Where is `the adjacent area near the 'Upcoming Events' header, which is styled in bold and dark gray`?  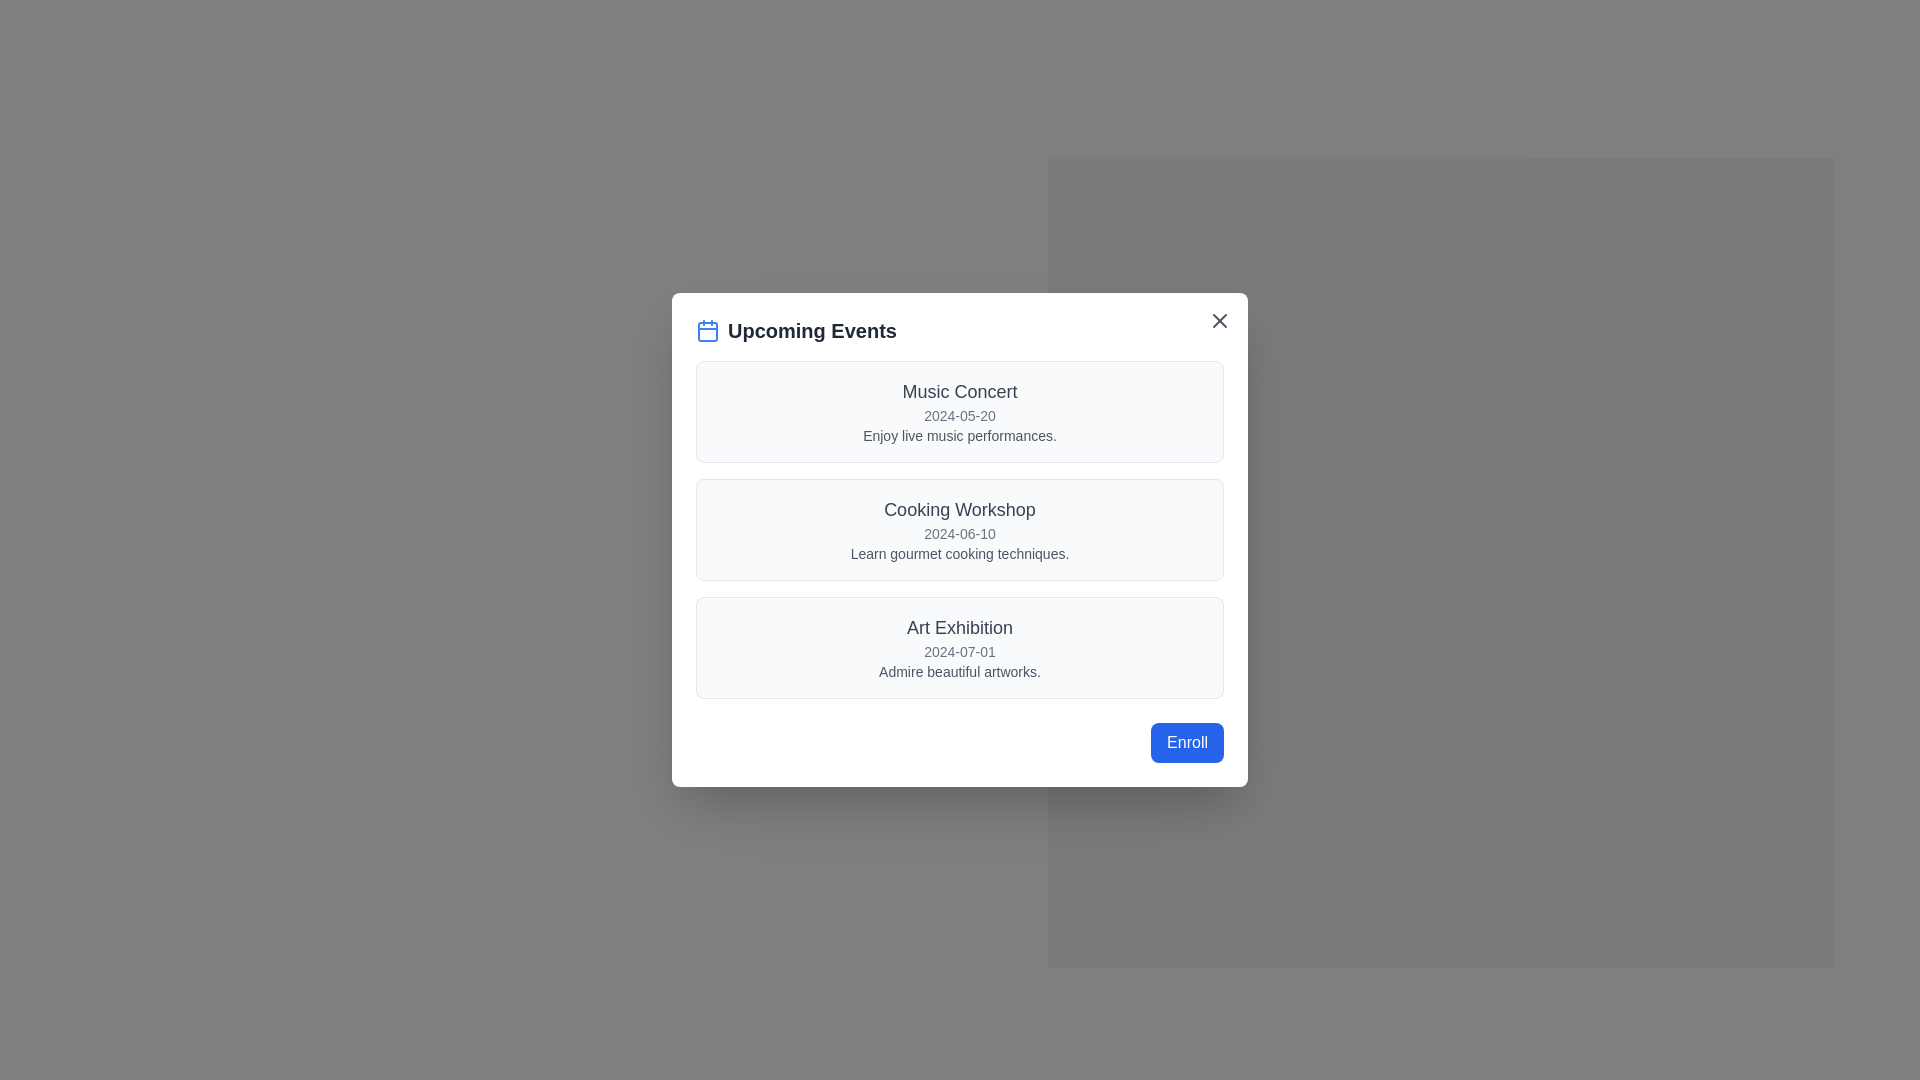 the adjacent area near the 'Upcoming Events' header, which is styled in bold and dark gray is located at coordinates (960, 330).